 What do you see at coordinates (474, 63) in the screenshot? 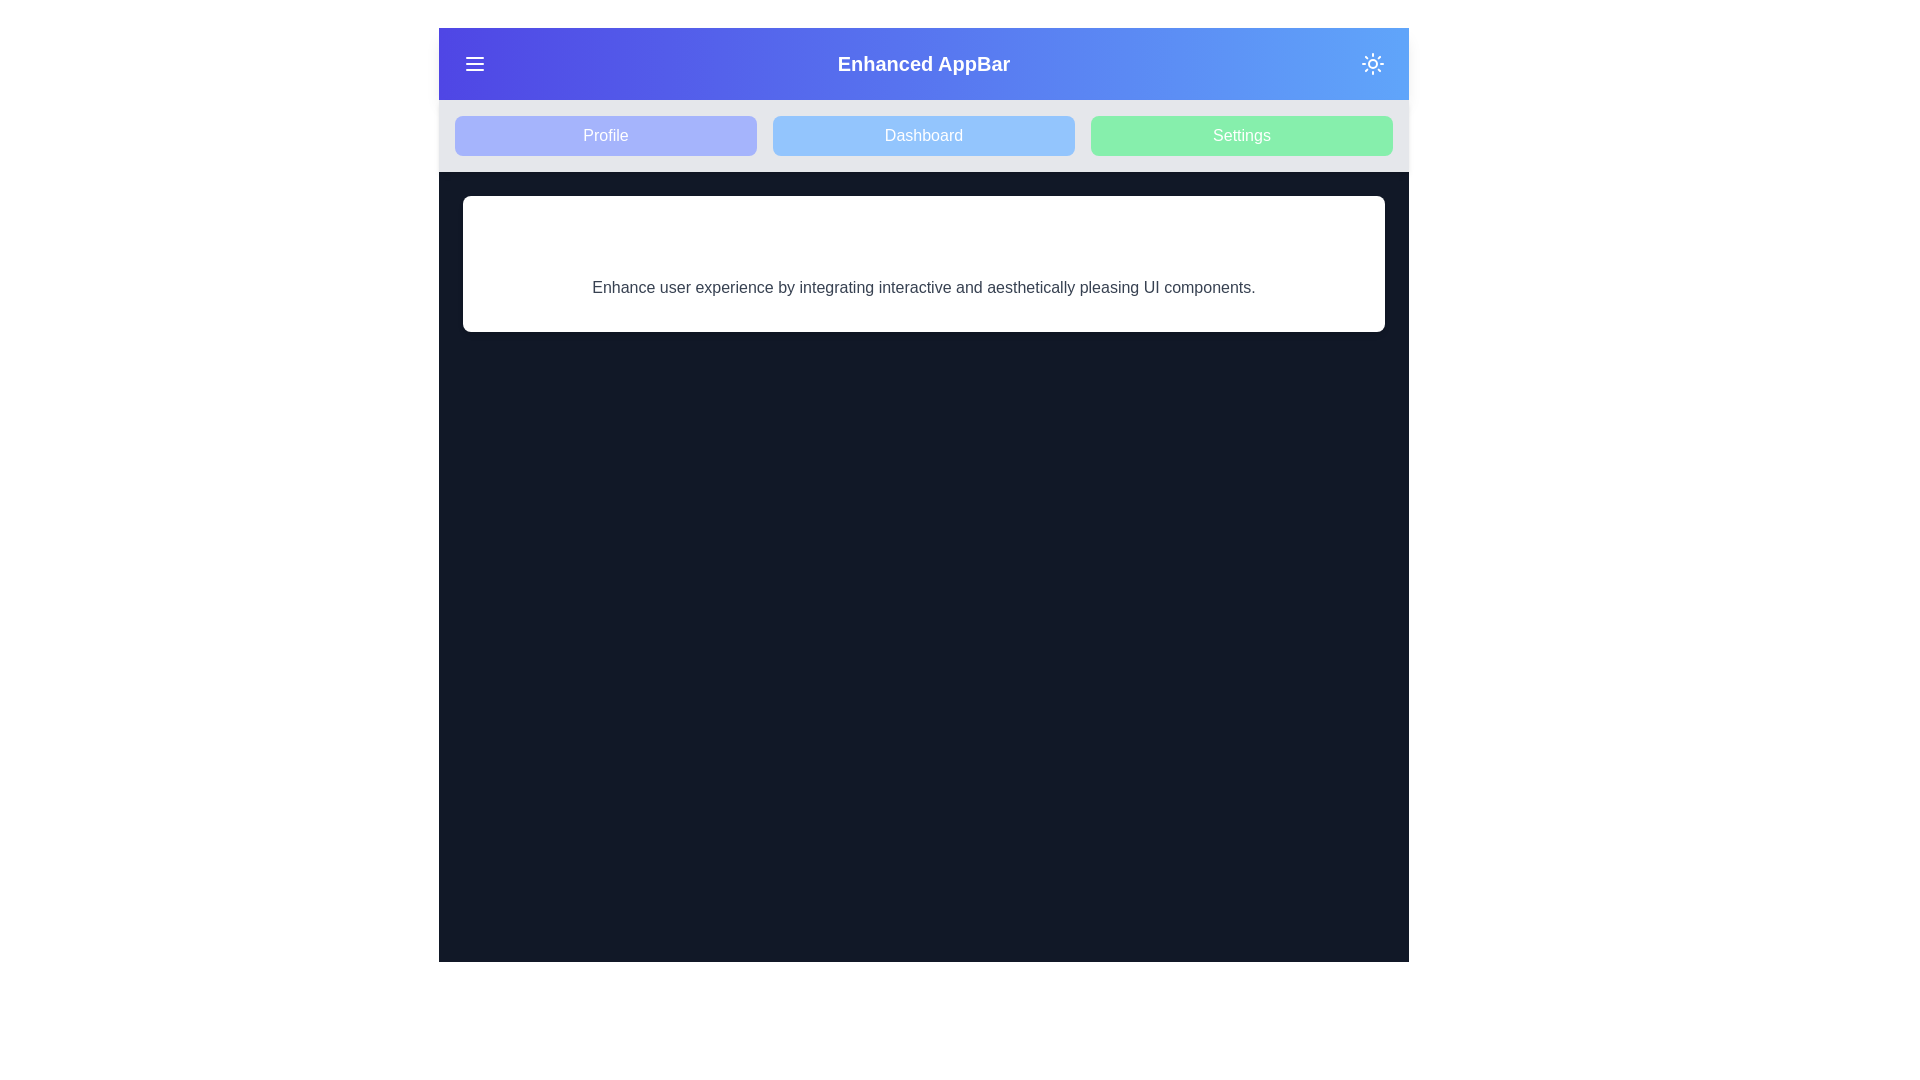
I see `the menu toggle button to toggle the visibility of the menu` at bounding box center [474, 63].